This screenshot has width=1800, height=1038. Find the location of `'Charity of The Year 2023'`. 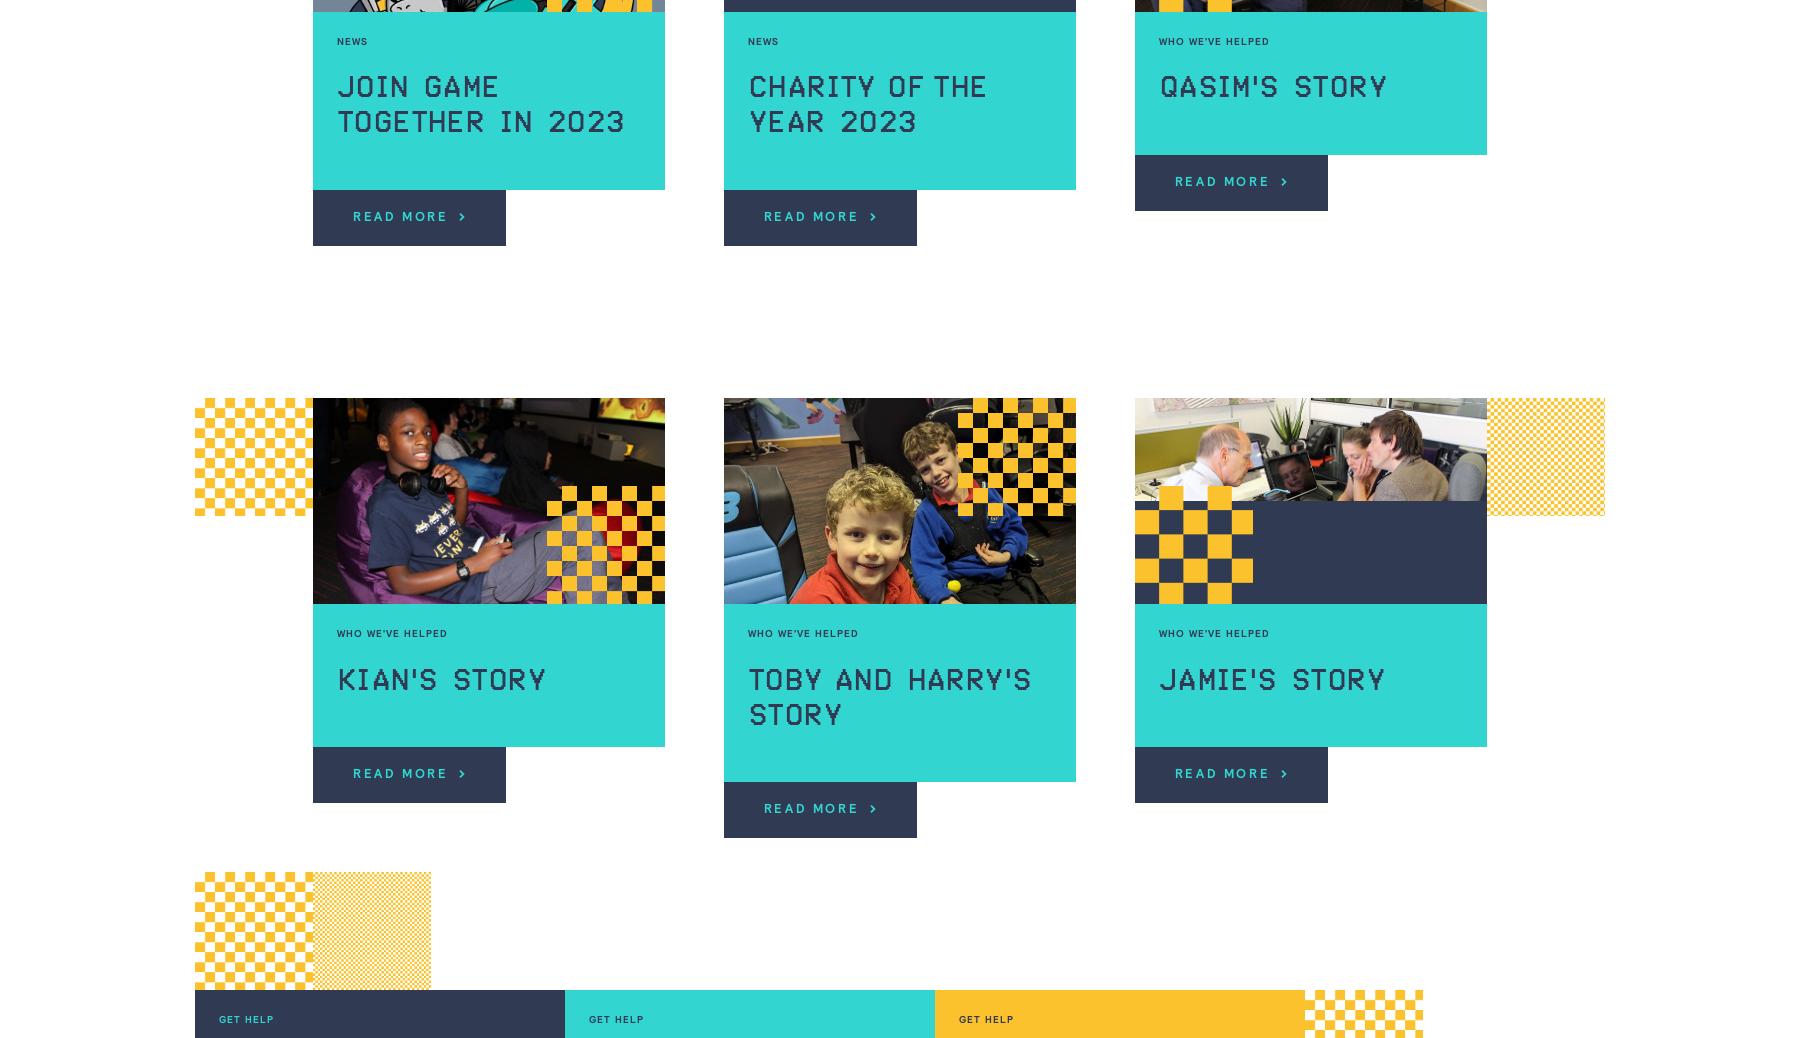

'Charity of The Year 2023' is located at coordinates (867, 104).